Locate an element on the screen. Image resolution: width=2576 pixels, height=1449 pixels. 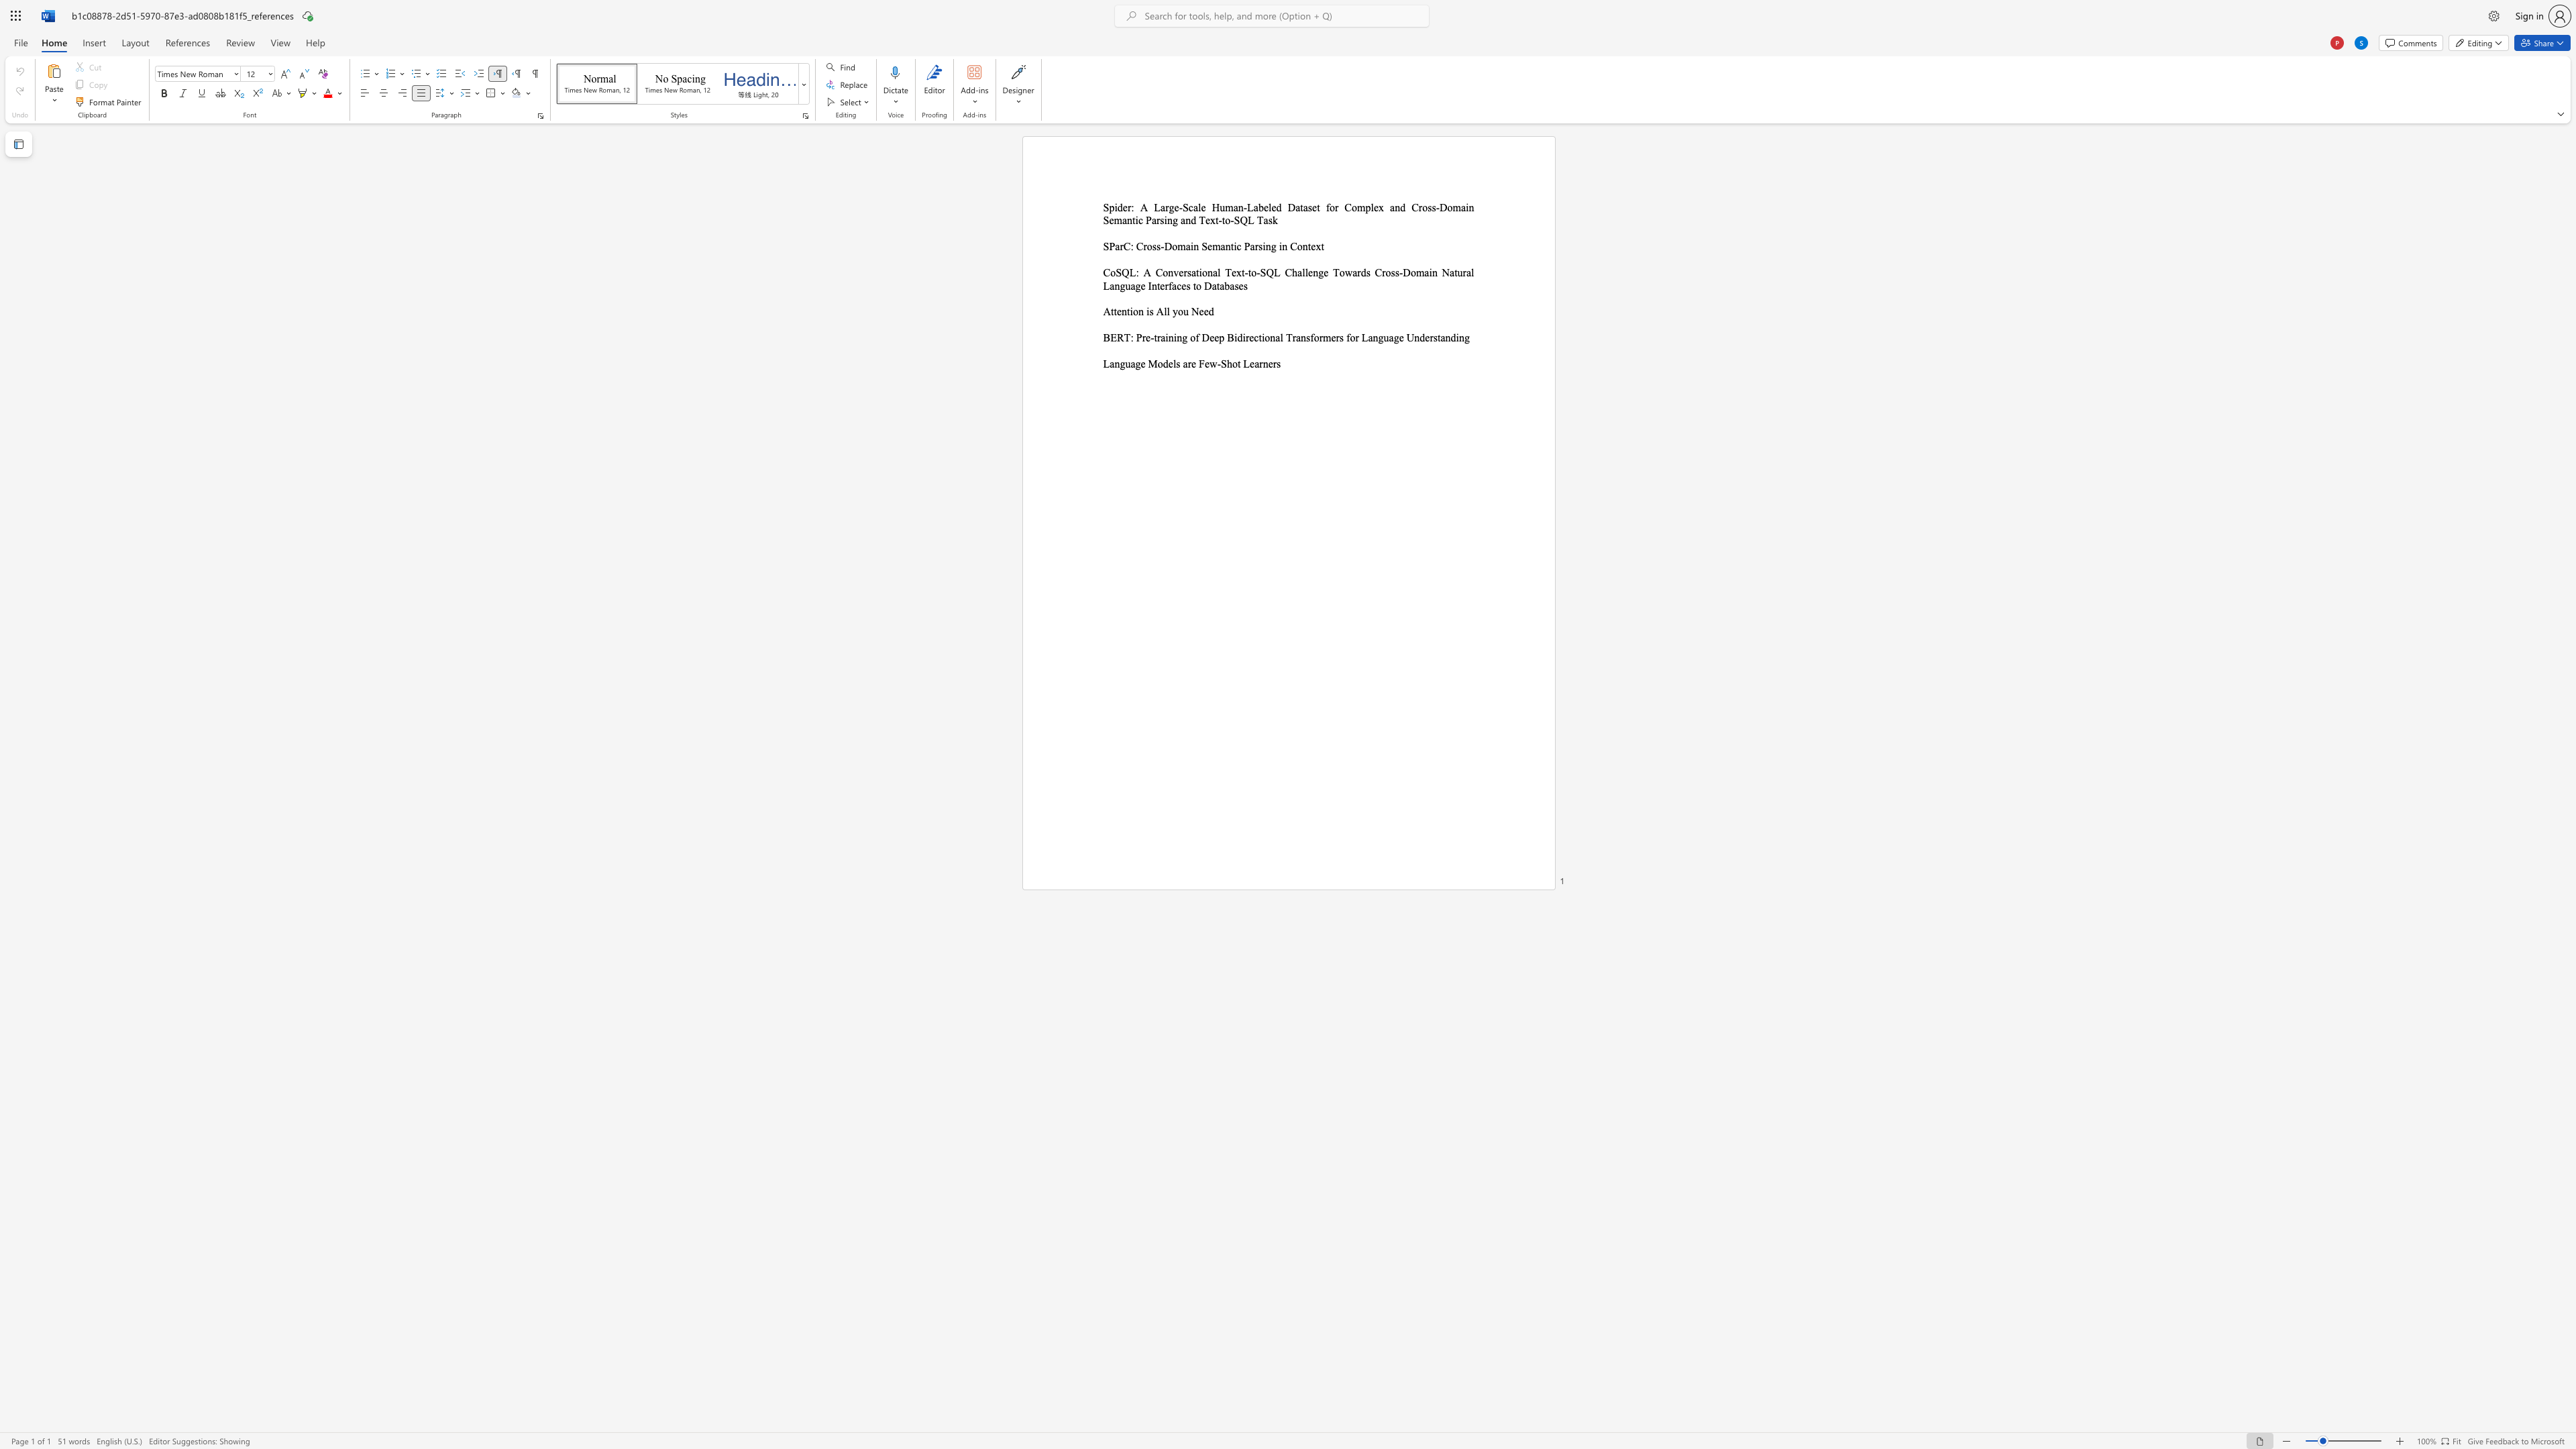
the subset text "ners" within the text "Language Models are Few-Shot Learners" is located at coordinates (1261, 362).